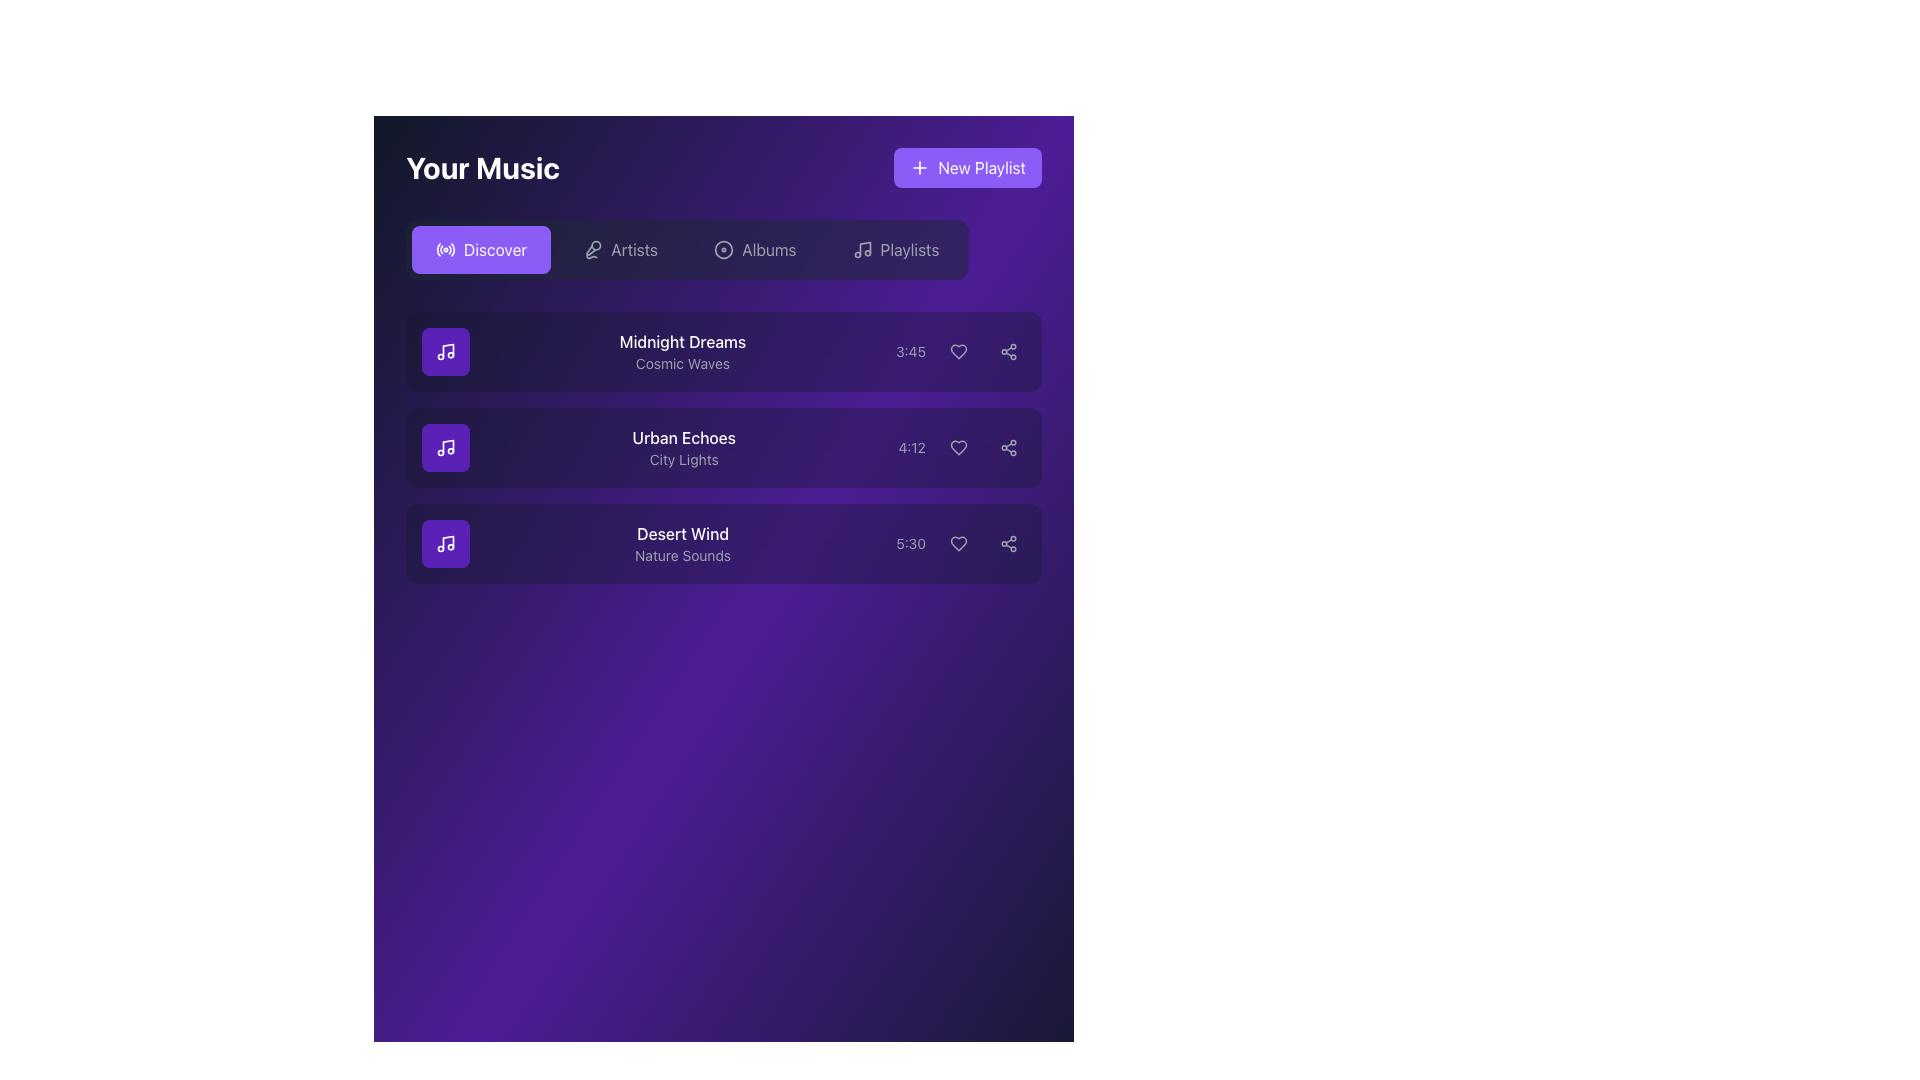 The width and height of the screenshot is (1920, 1080). Describe the element at coordinates (864, 247) in the screenshot. I see `the music note icon associated with the 'Playlists' tab in the interface` at that location.